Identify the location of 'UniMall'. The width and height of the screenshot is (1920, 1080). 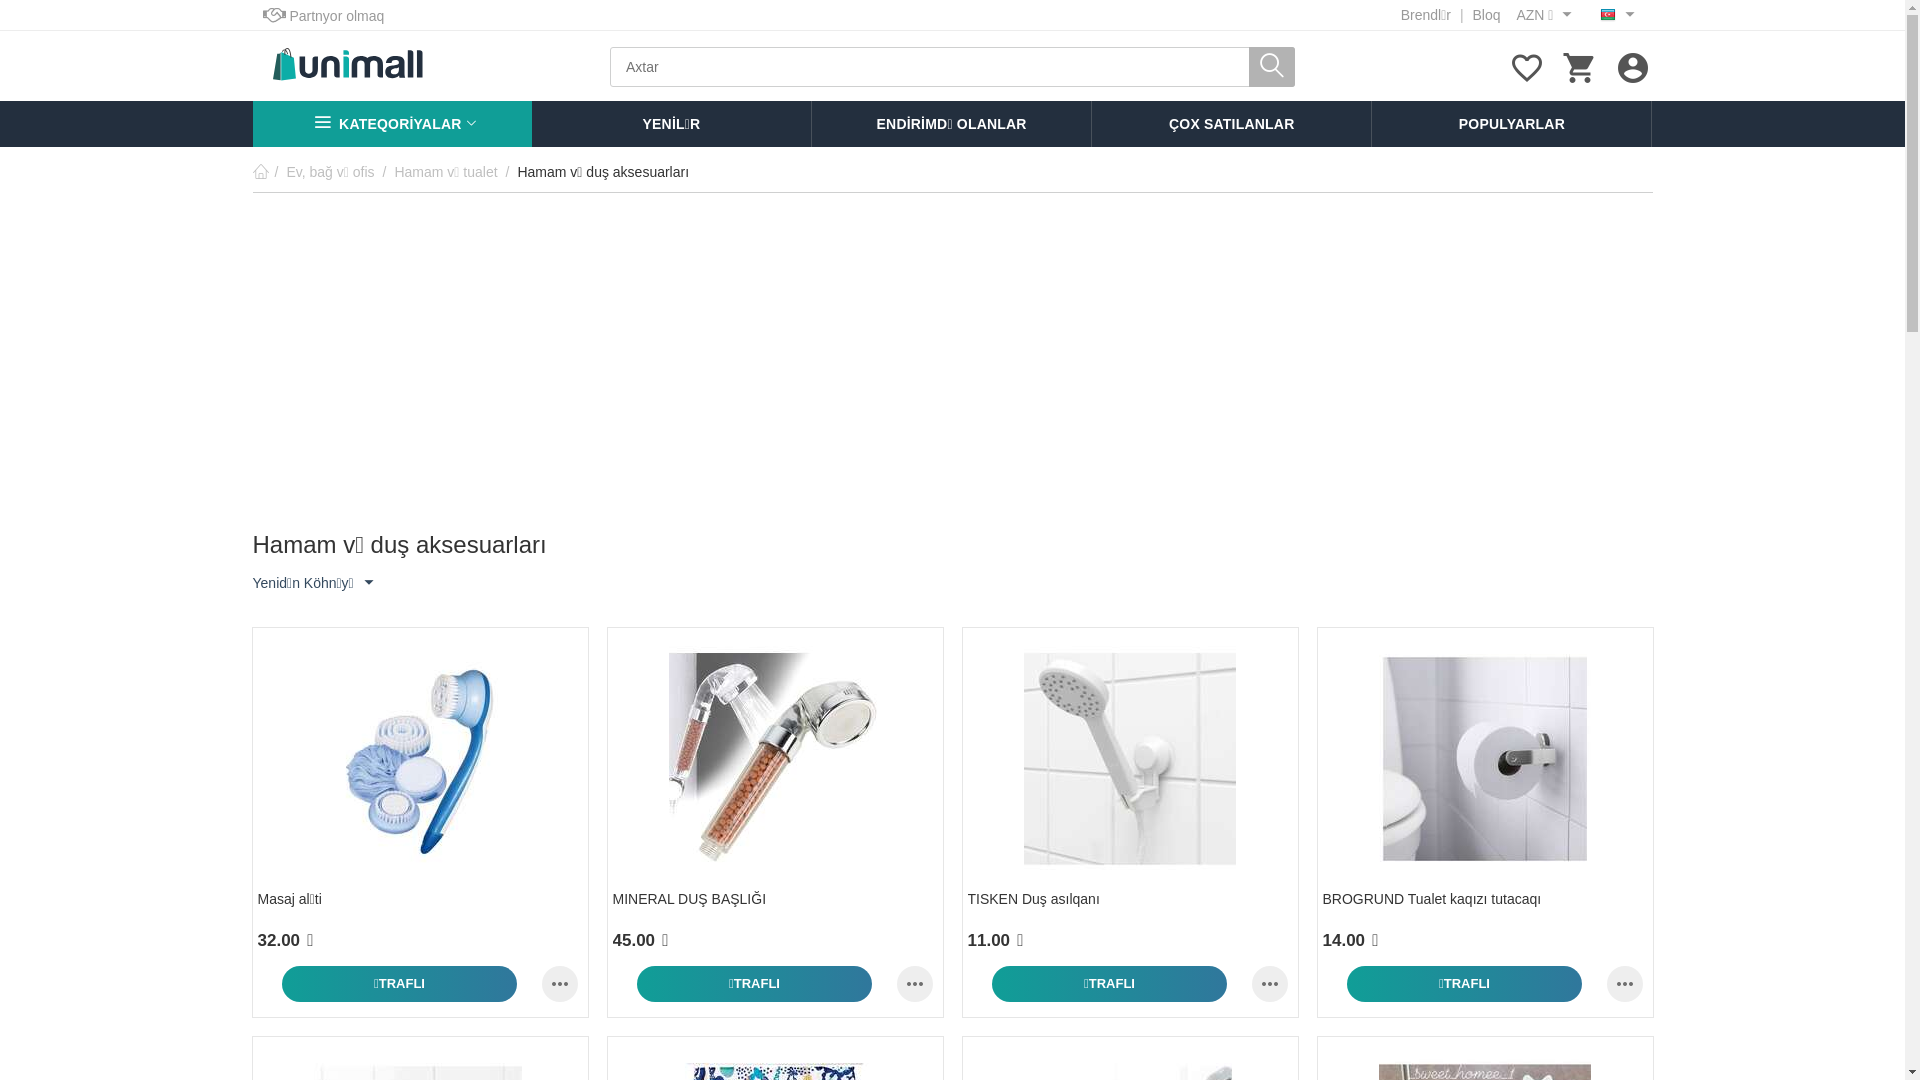
(346, 63).